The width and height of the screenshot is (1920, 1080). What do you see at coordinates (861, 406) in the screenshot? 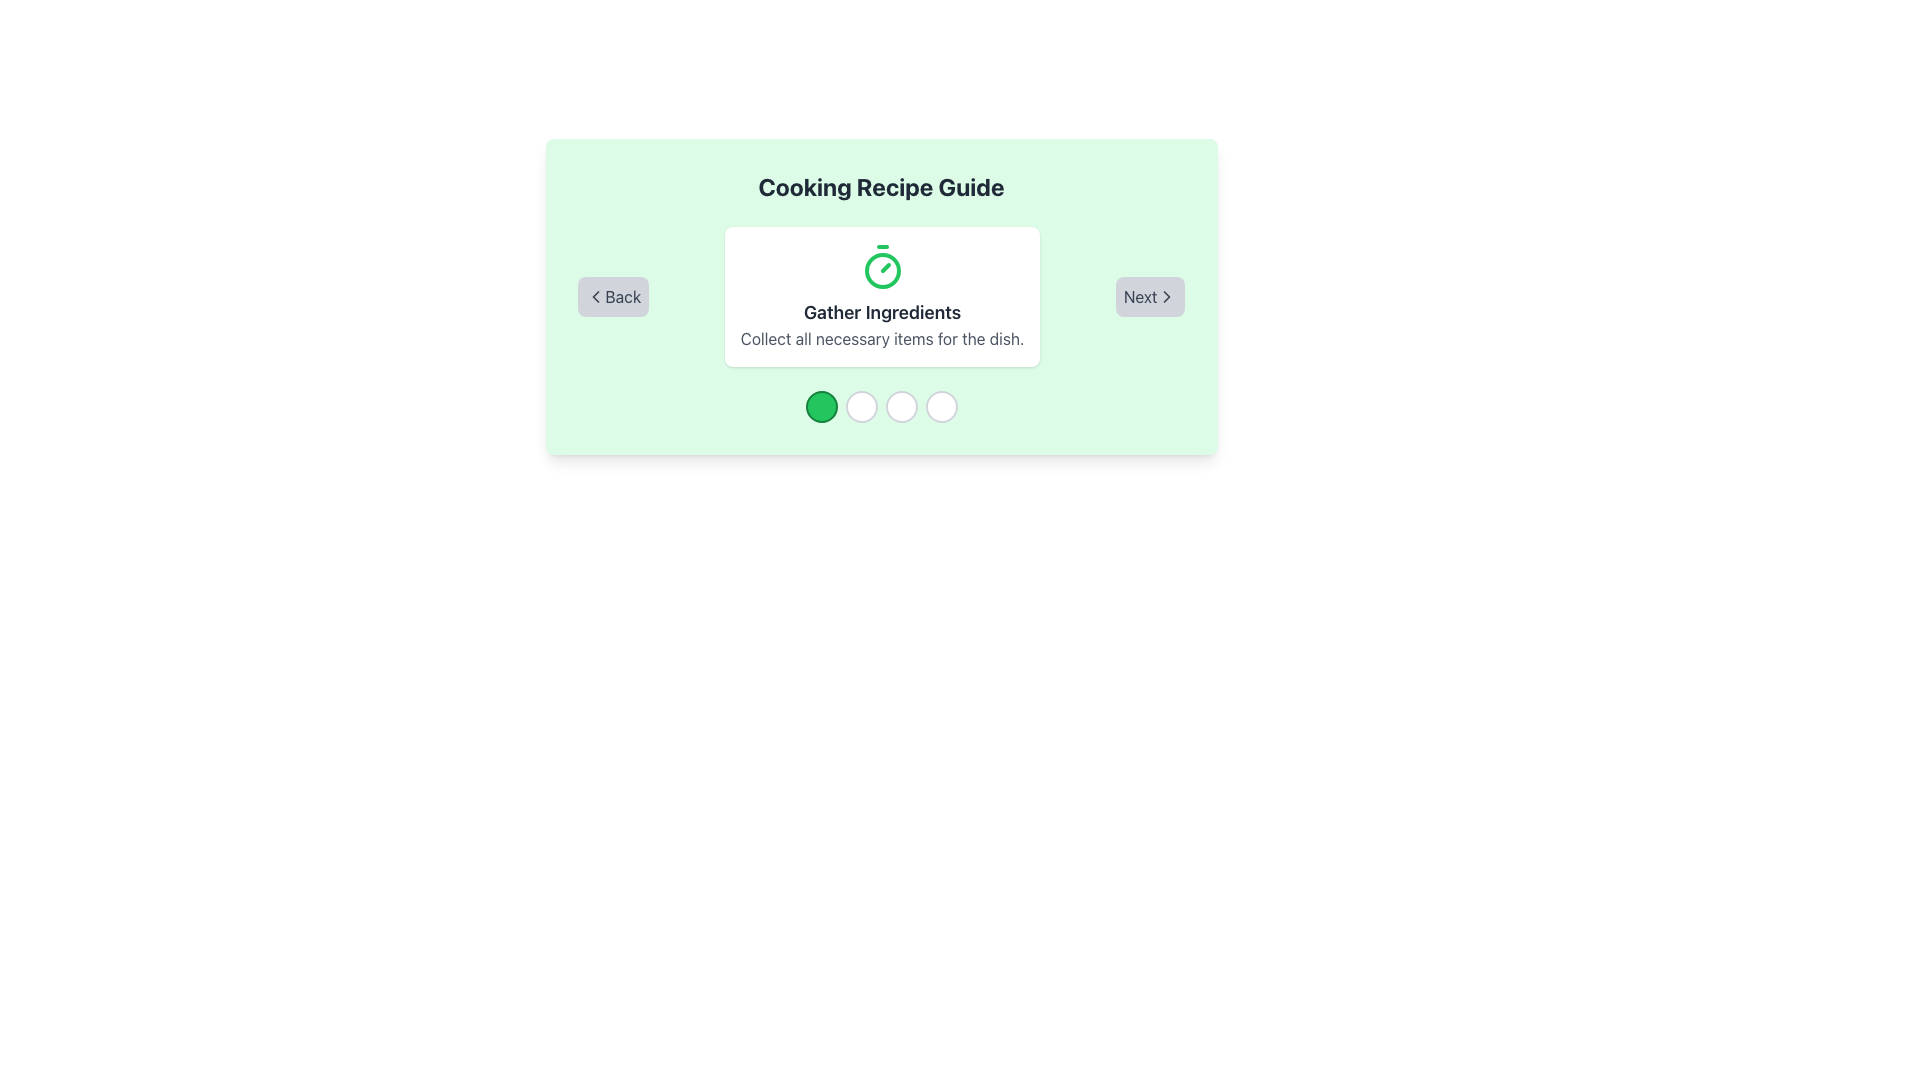
I see `the second circular indicator in the step sequence below the 'Cooking Recipe Guide' card` at bounding box center [861, 406].